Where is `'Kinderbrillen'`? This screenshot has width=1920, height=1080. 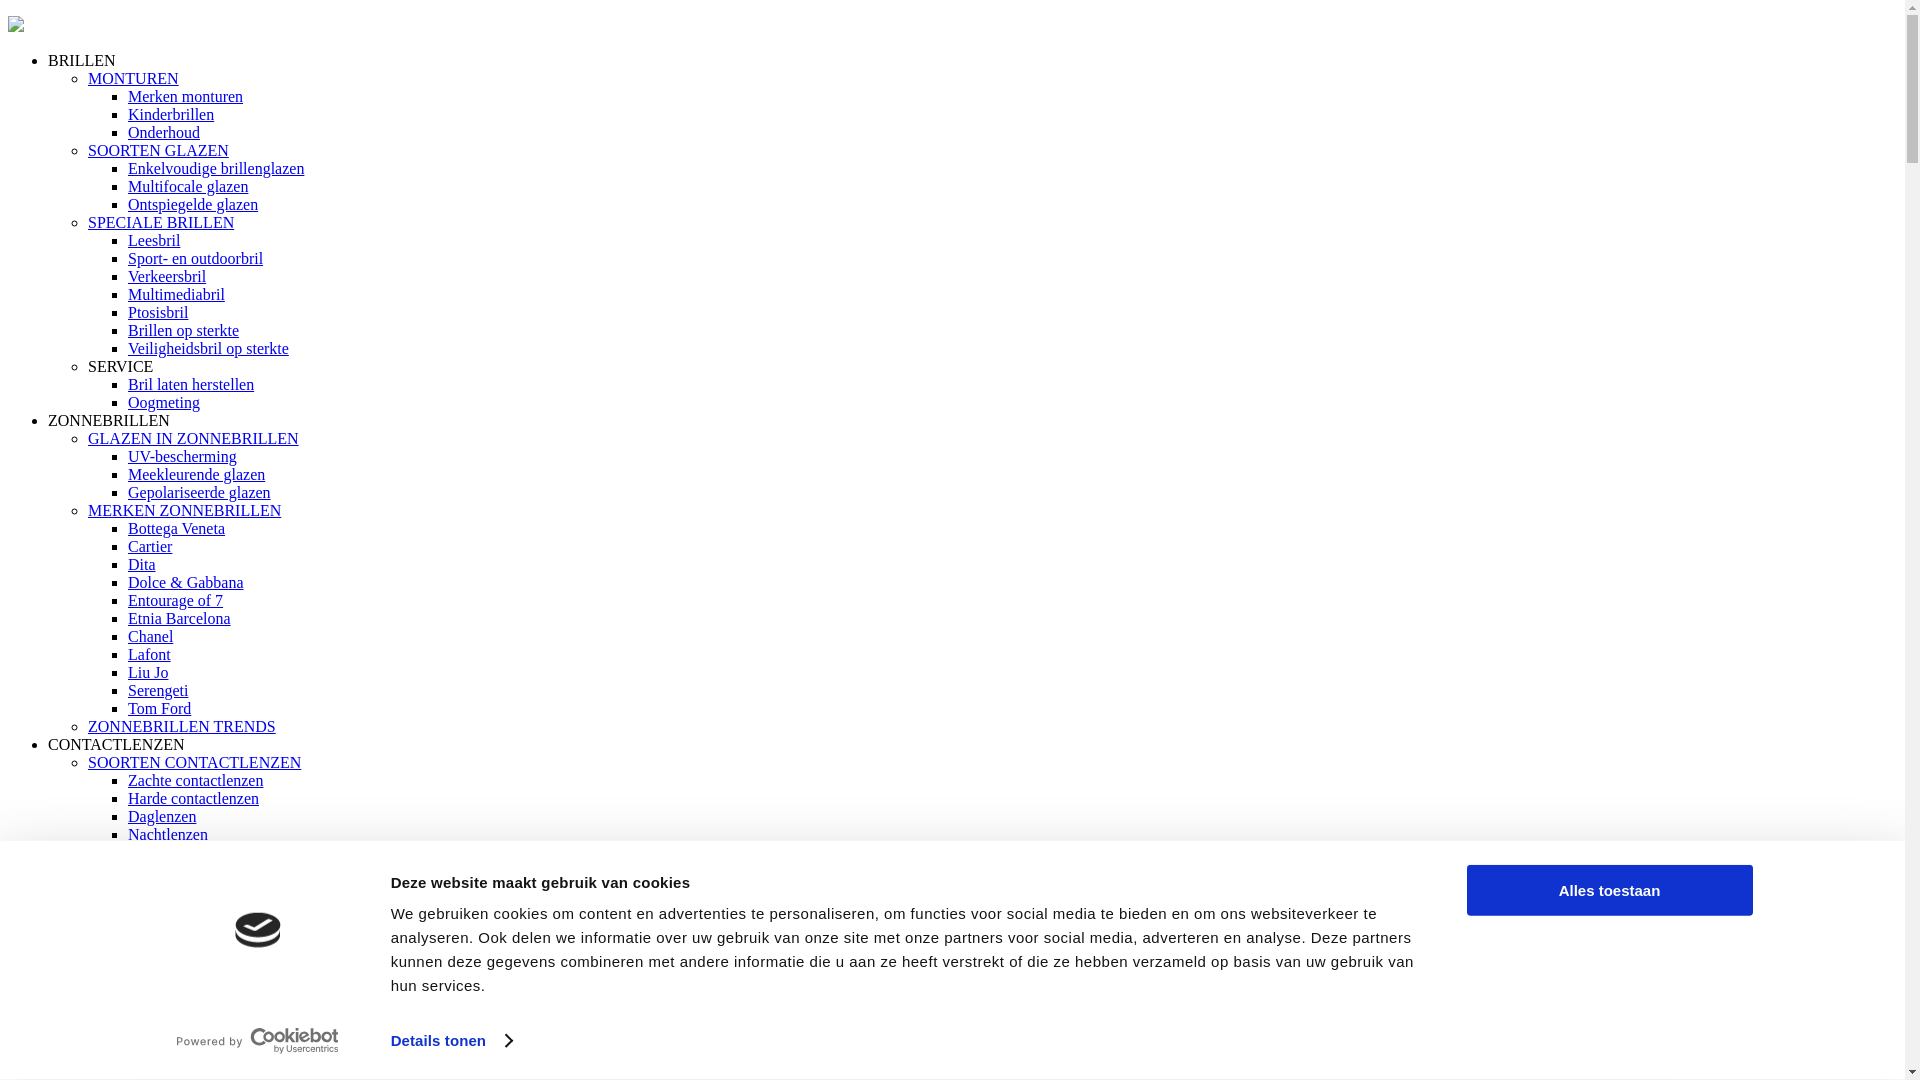 'Kinderbrillen' is located at coordinates (171, 114).